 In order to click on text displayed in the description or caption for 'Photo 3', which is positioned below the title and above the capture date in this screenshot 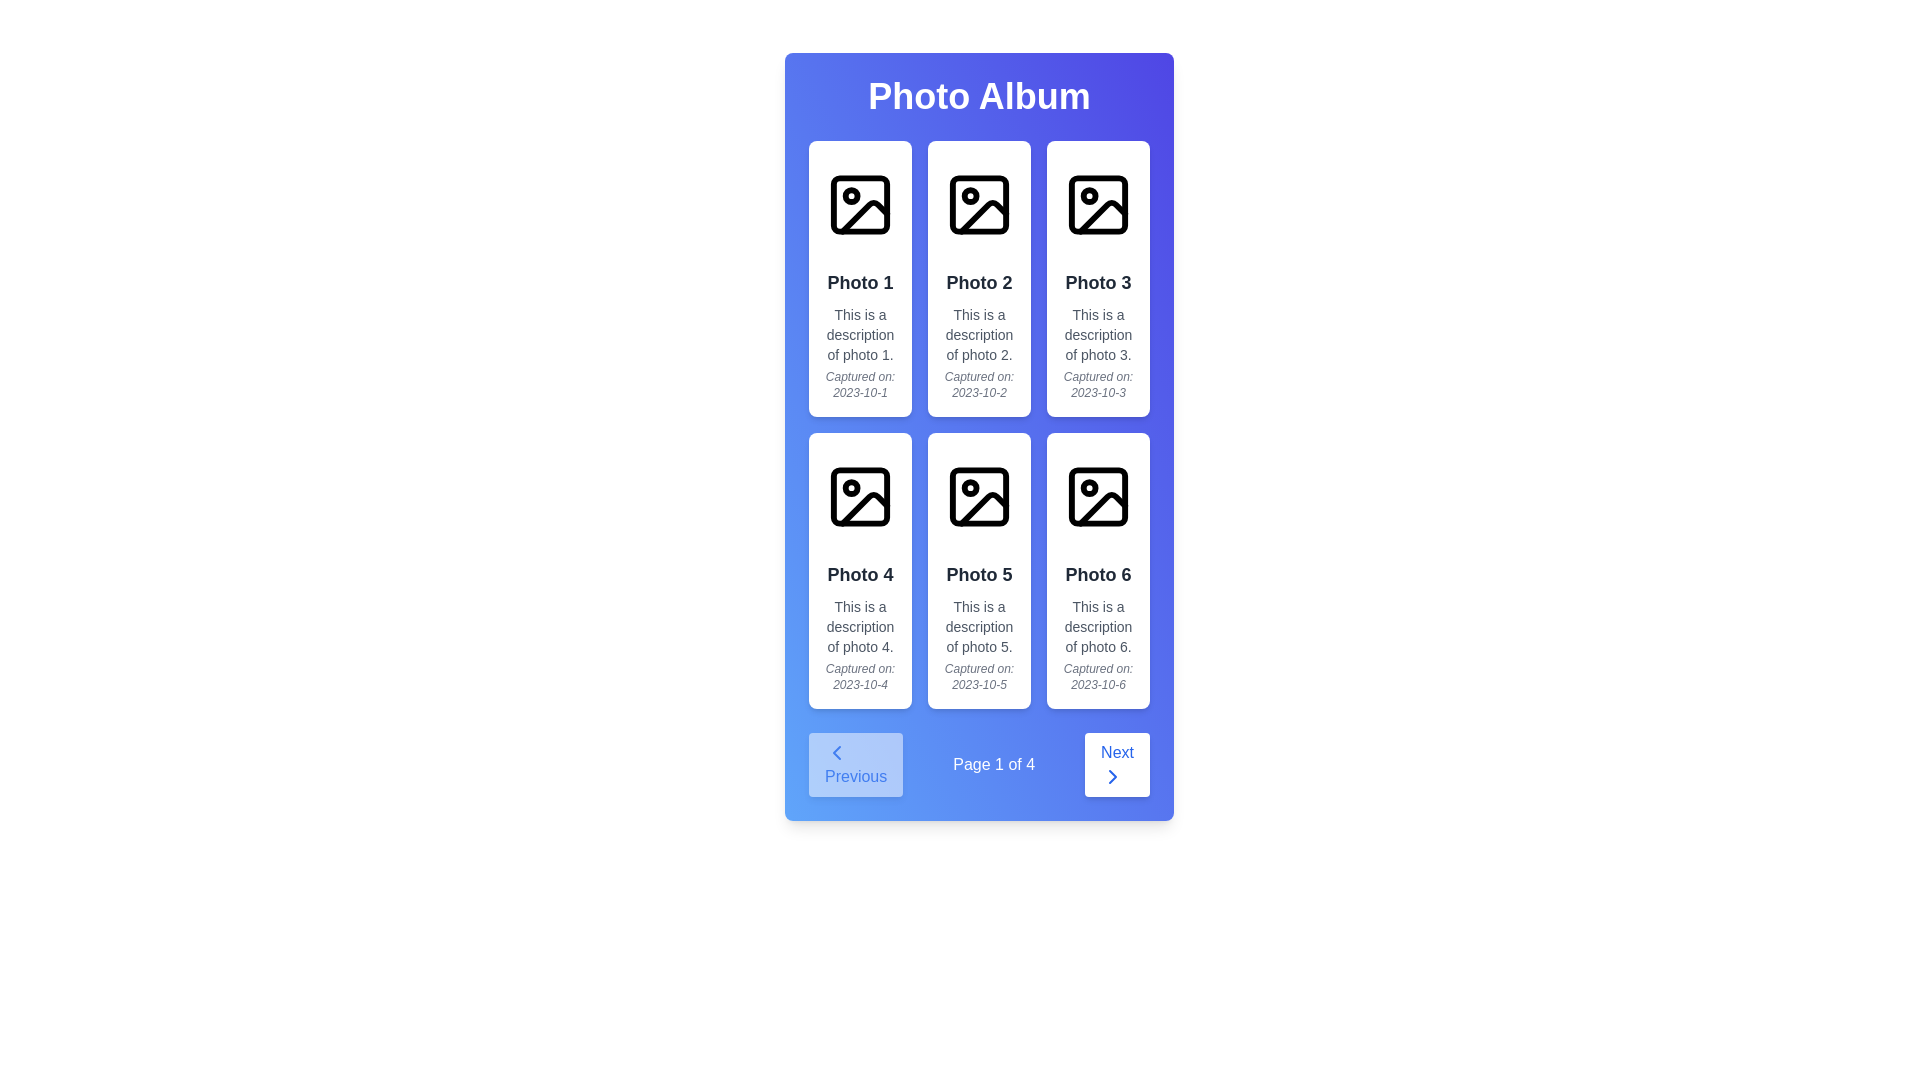, I will do `click(1097, 334)`.